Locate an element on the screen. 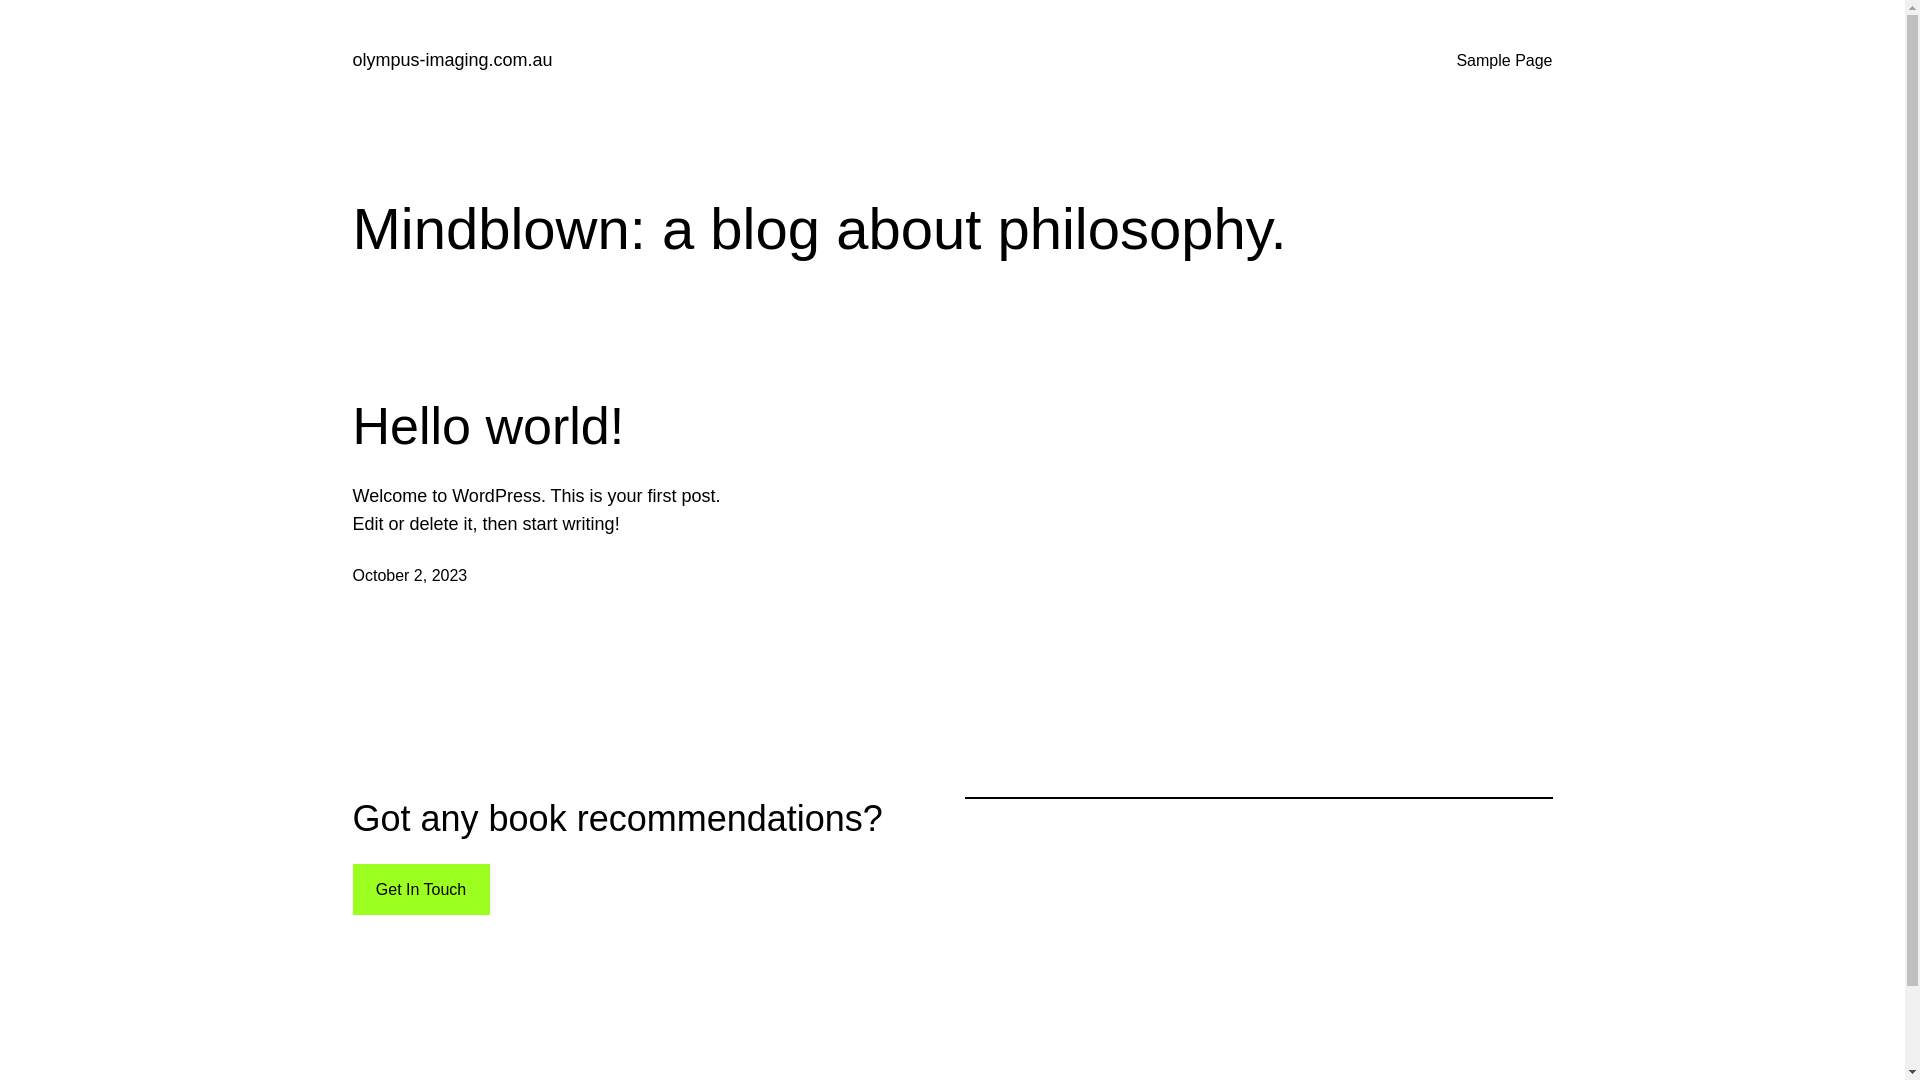  'olympus-imaging.com.au' is located at coordinates (450, 59).